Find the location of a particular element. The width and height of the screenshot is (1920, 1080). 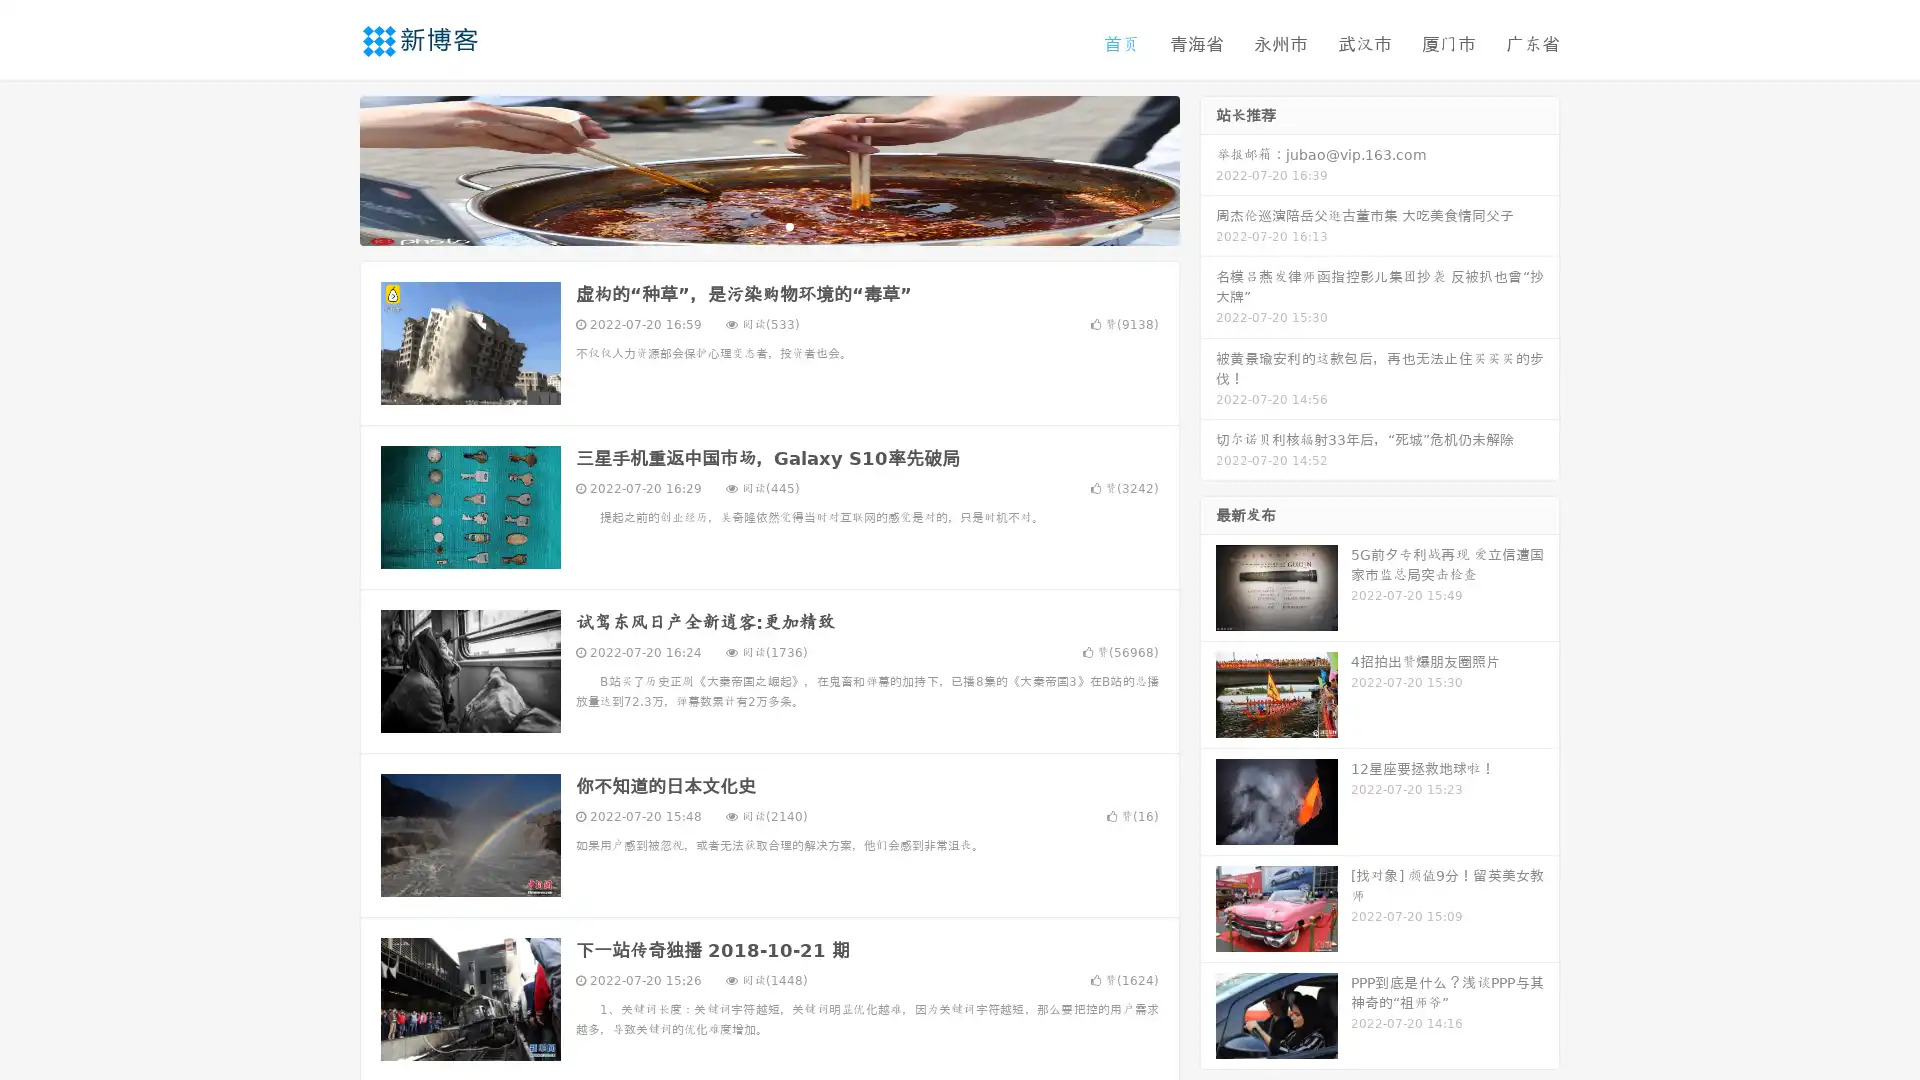

Previous slide is located at coordinates (330, 168).